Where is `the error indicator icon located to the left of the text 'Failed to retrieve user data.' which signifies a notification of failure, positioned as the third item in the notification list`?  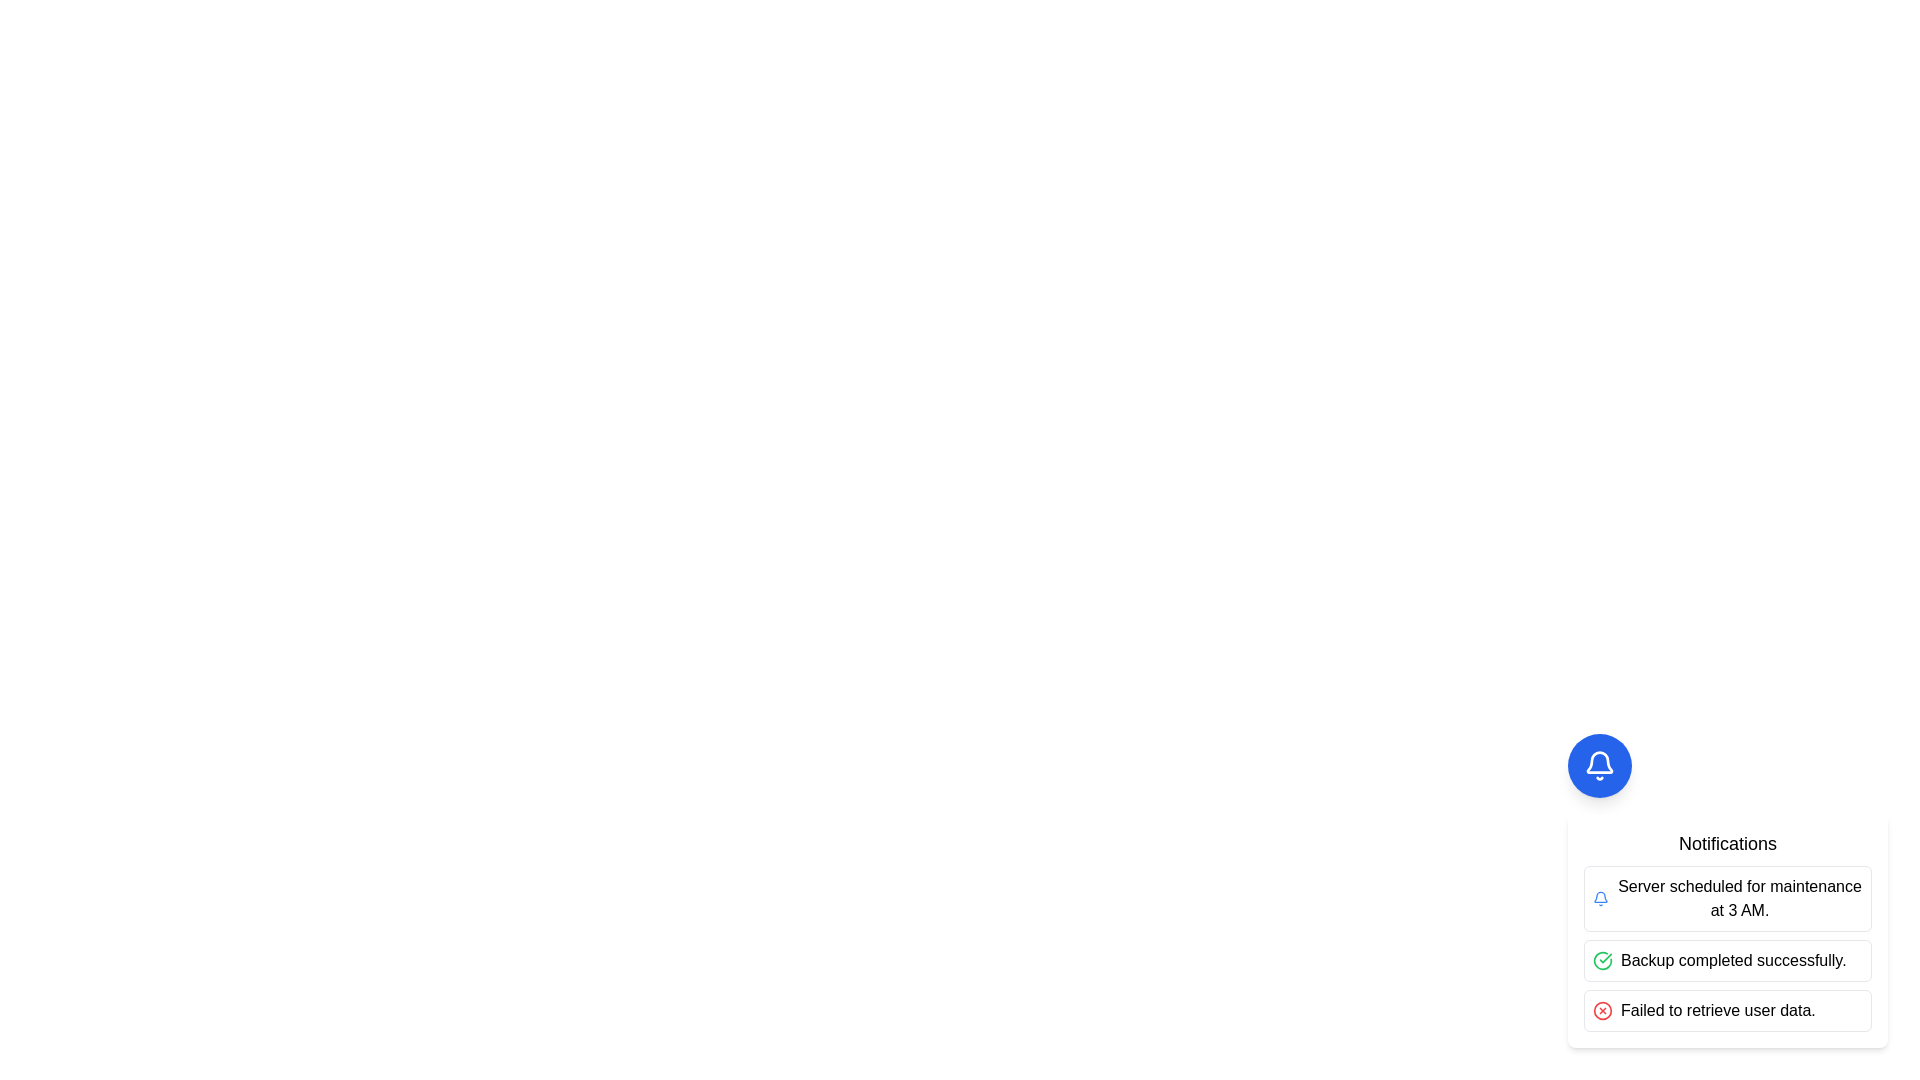 the error indicator icon located to the left of the text 'Failed to retrieve user data.' which signifies a notification of failure, positioned as the third item in the notification list is located at coordinates (1603, 1010).